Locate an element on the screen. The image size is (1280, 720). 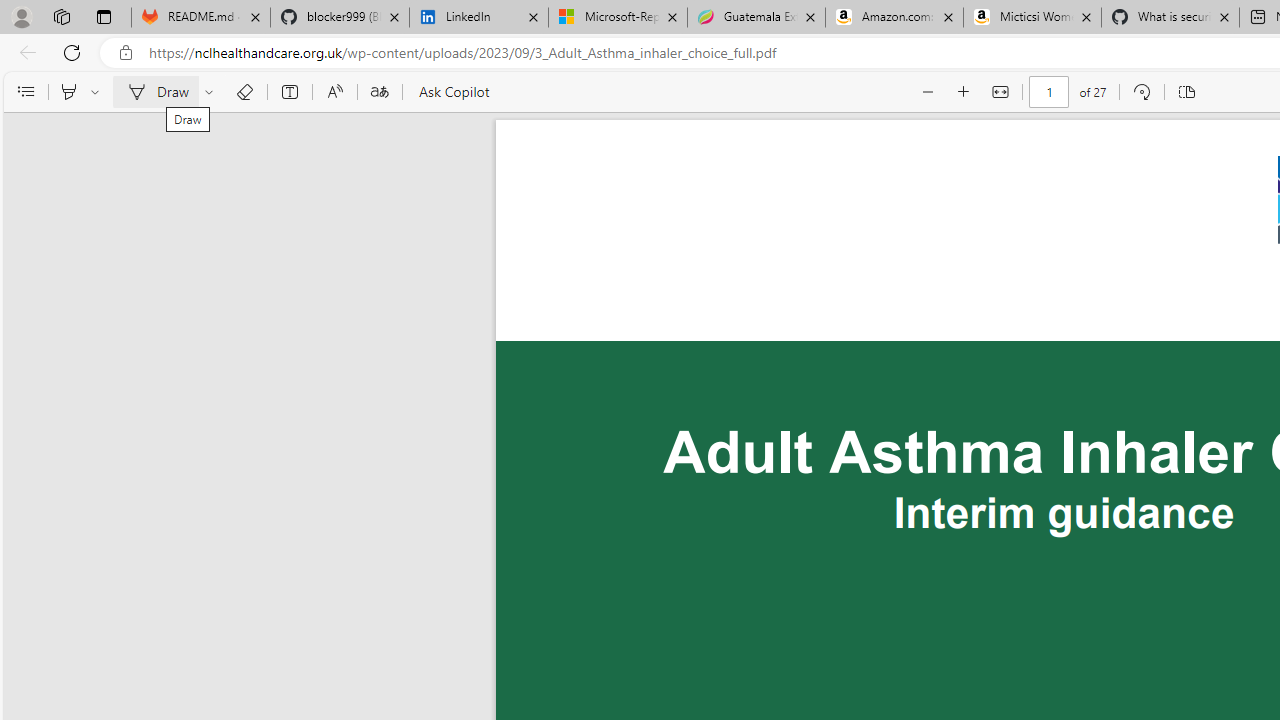
'Zoom in (Ctrl+Plus key)' is located at coordinates (964, 92).